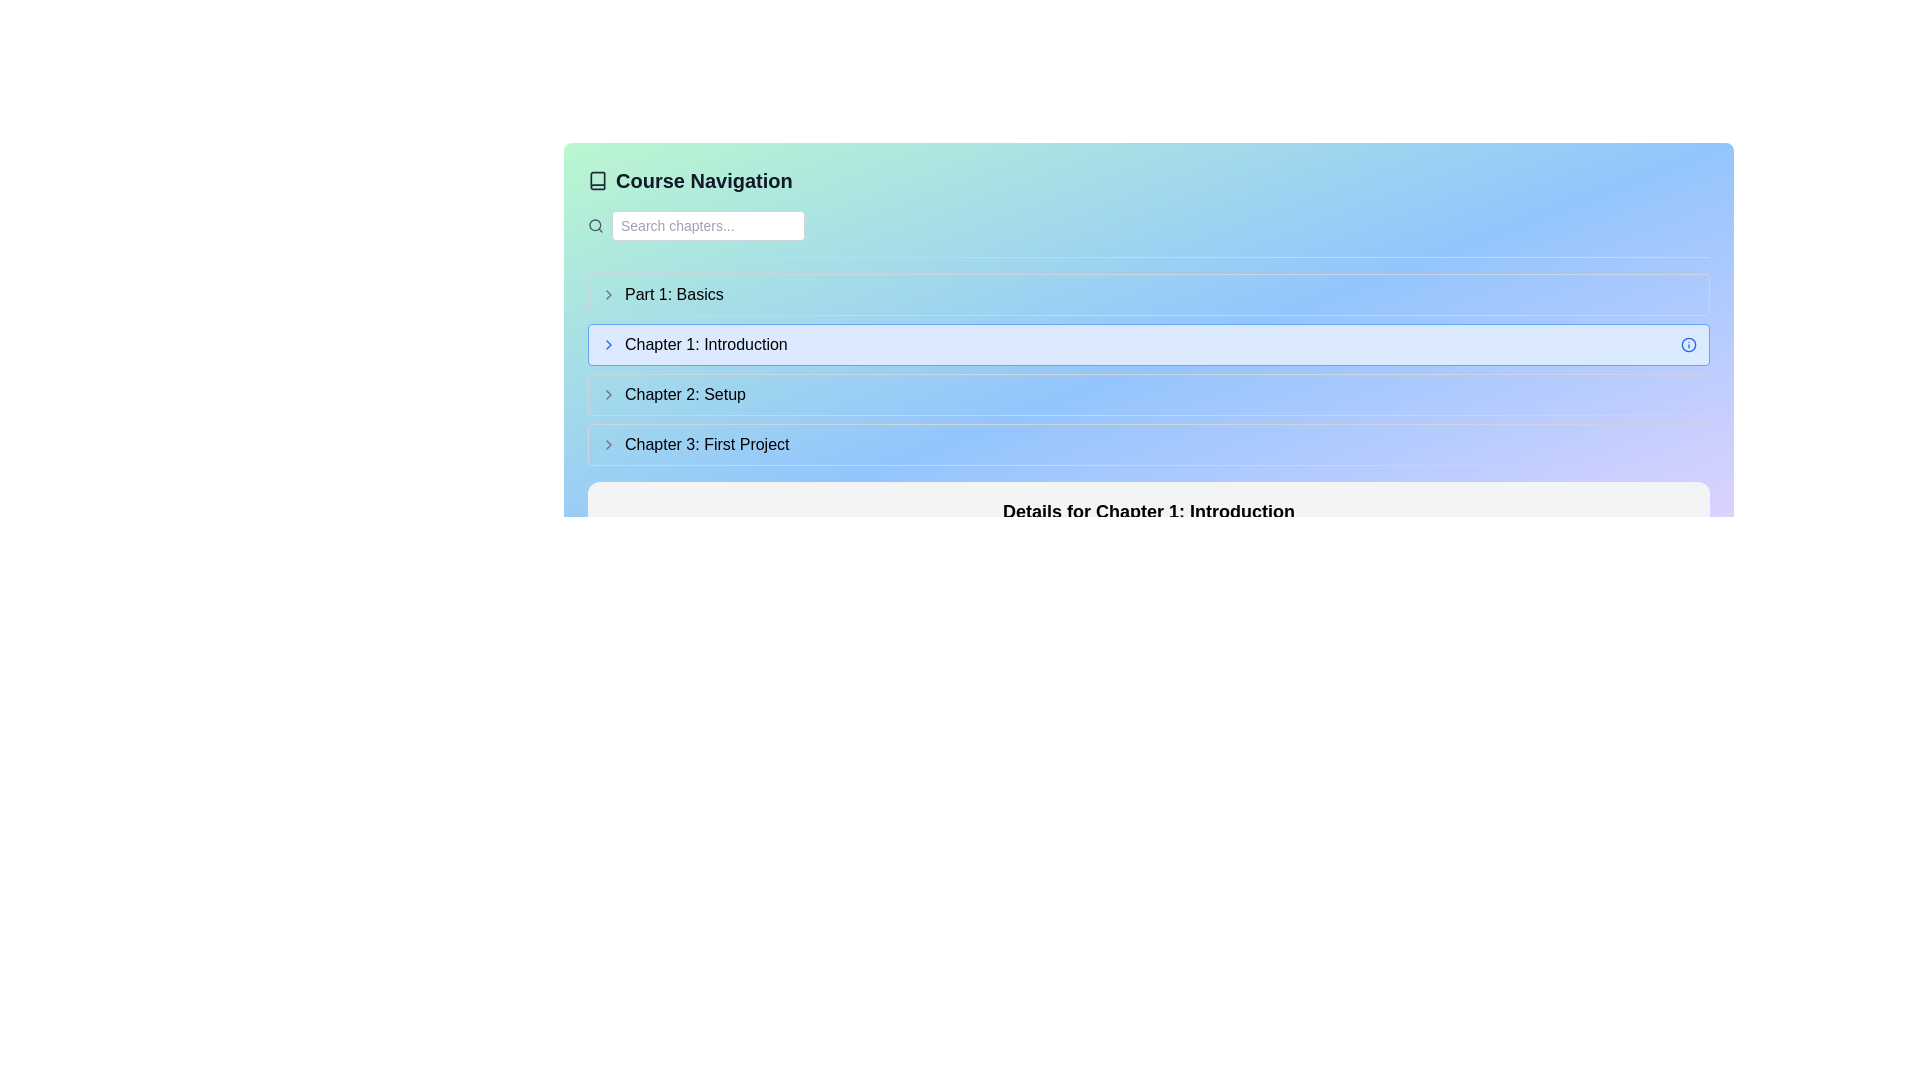 This screenshot has height=1080, width=1920. Describe the element at coordinates (608, 394) in the screenshot. I see `the chevron icon associated with 'Chapter 2: Setup'` at that location.